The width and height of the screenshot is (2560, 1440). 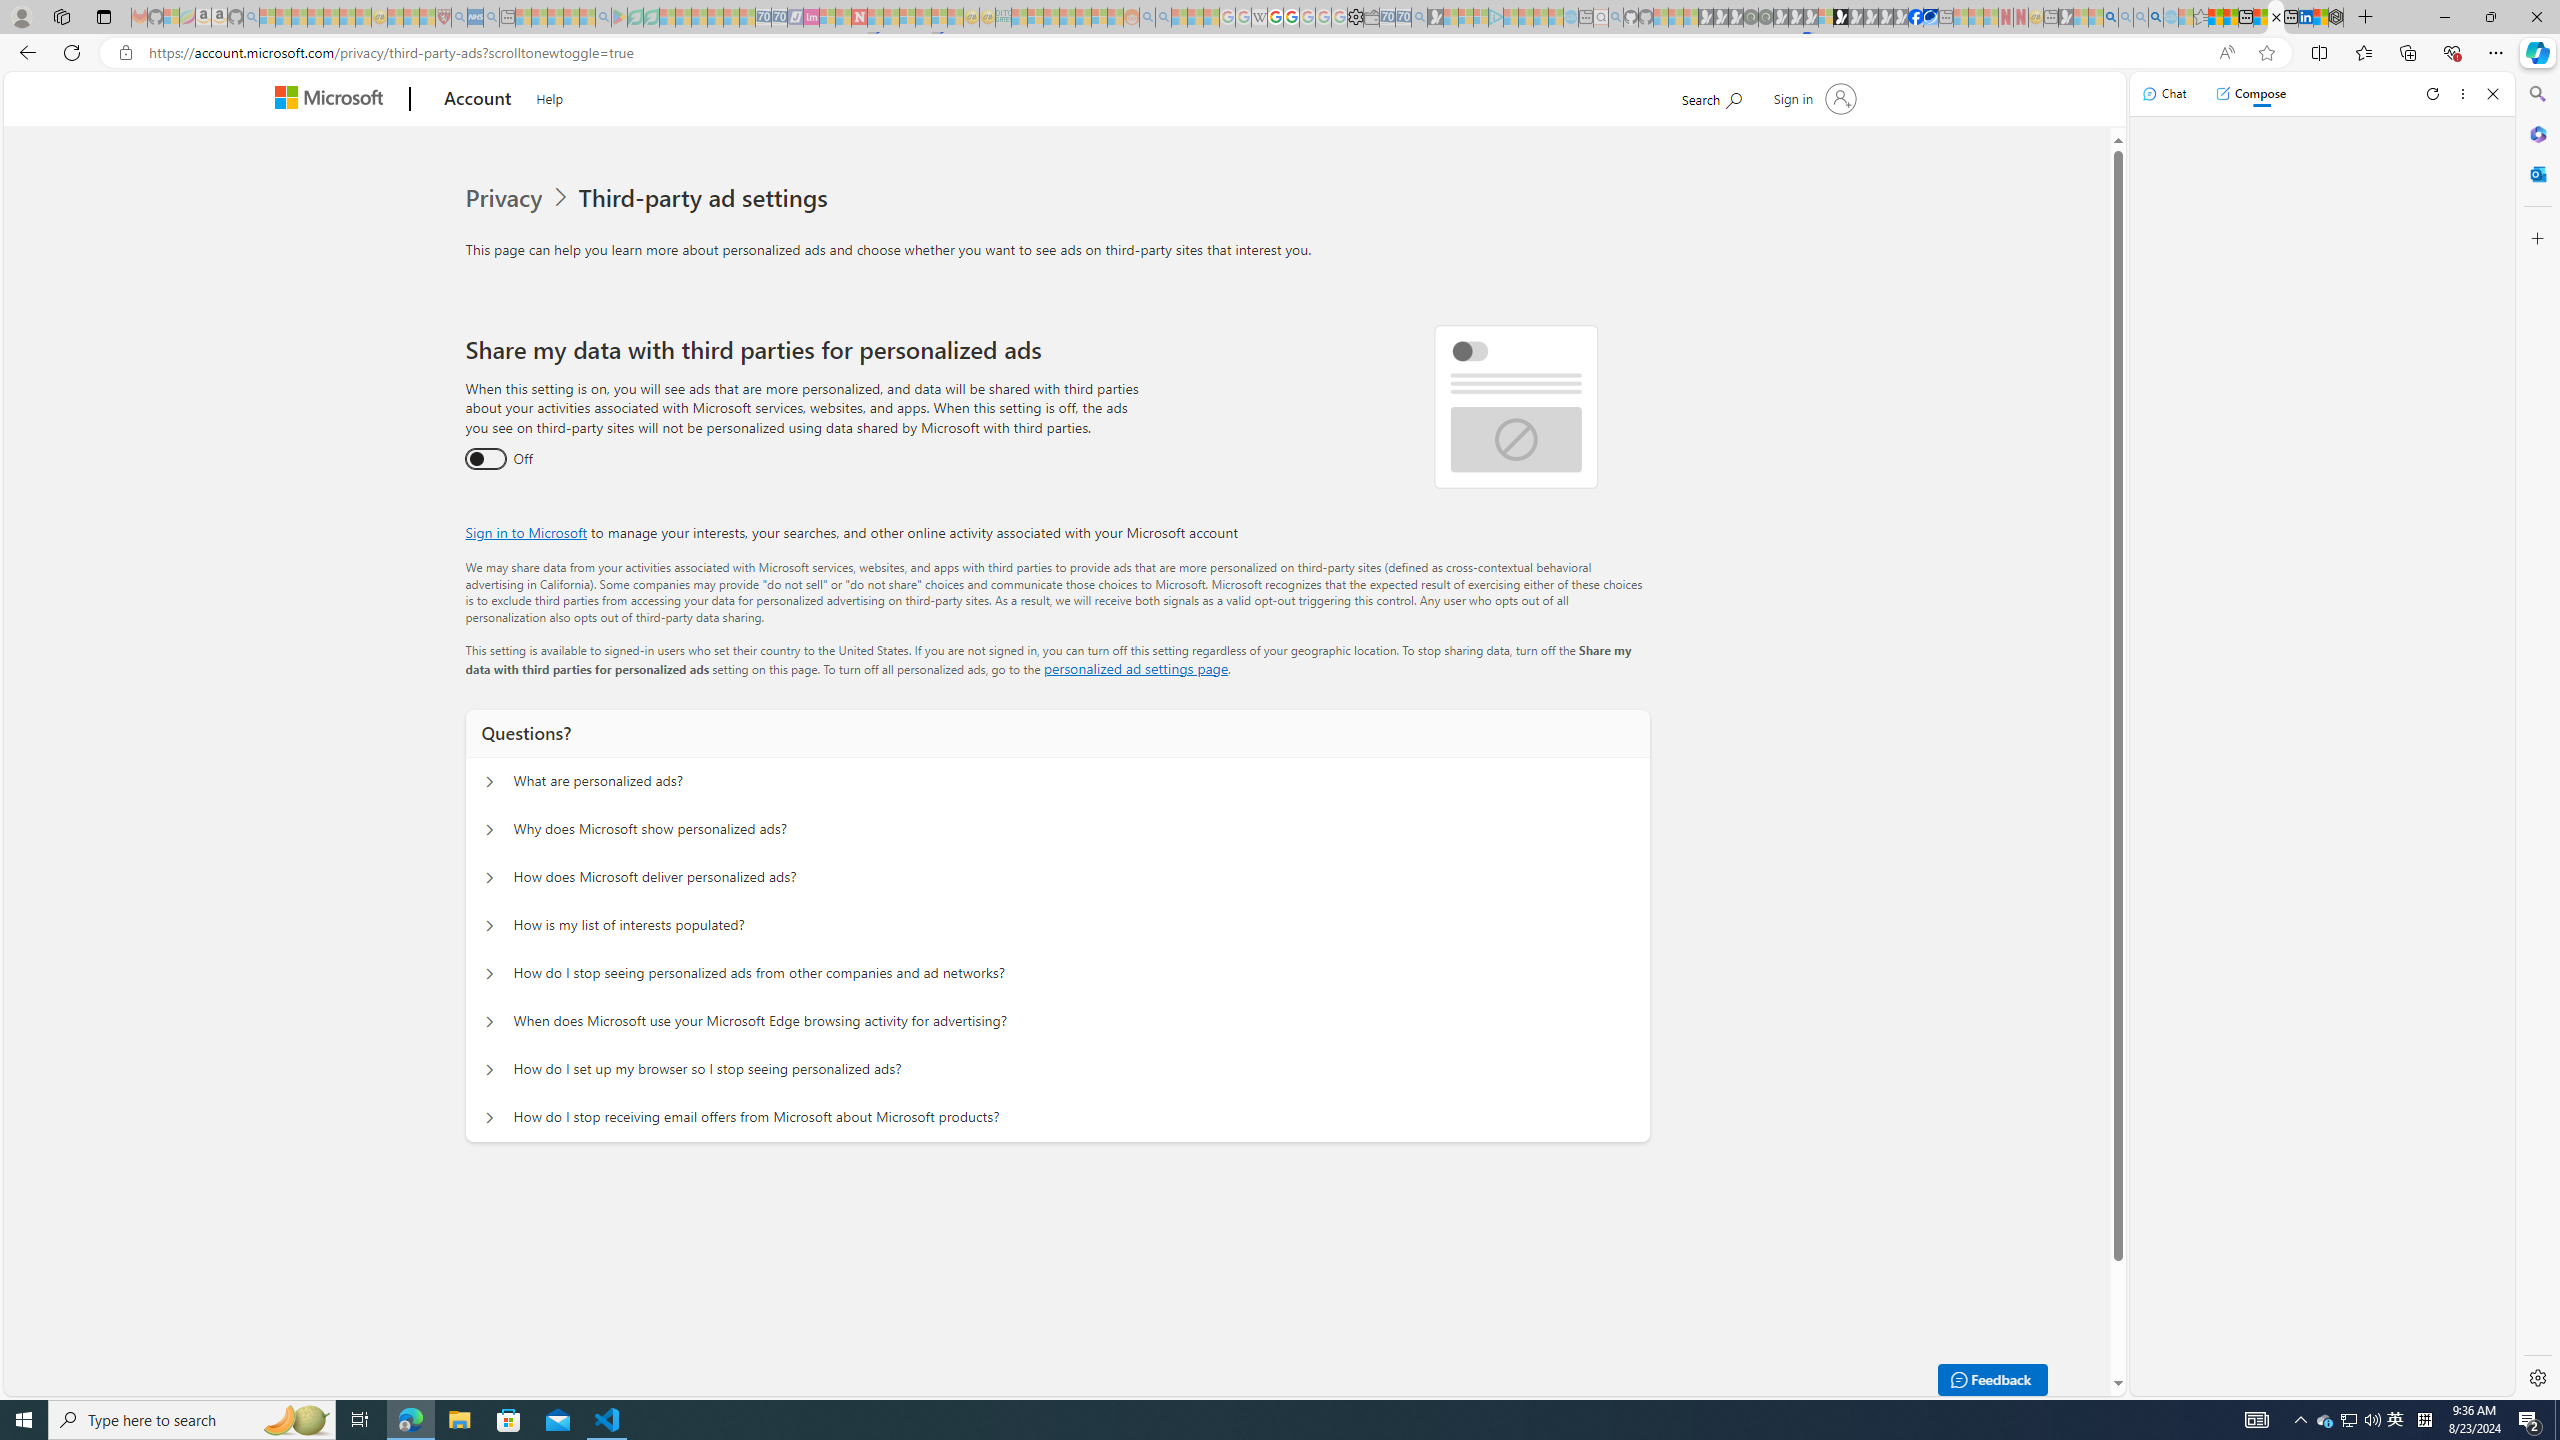 I want to click on 'Questions? Why does Microsoft show personalized ads?', so click(x=489, y=830).